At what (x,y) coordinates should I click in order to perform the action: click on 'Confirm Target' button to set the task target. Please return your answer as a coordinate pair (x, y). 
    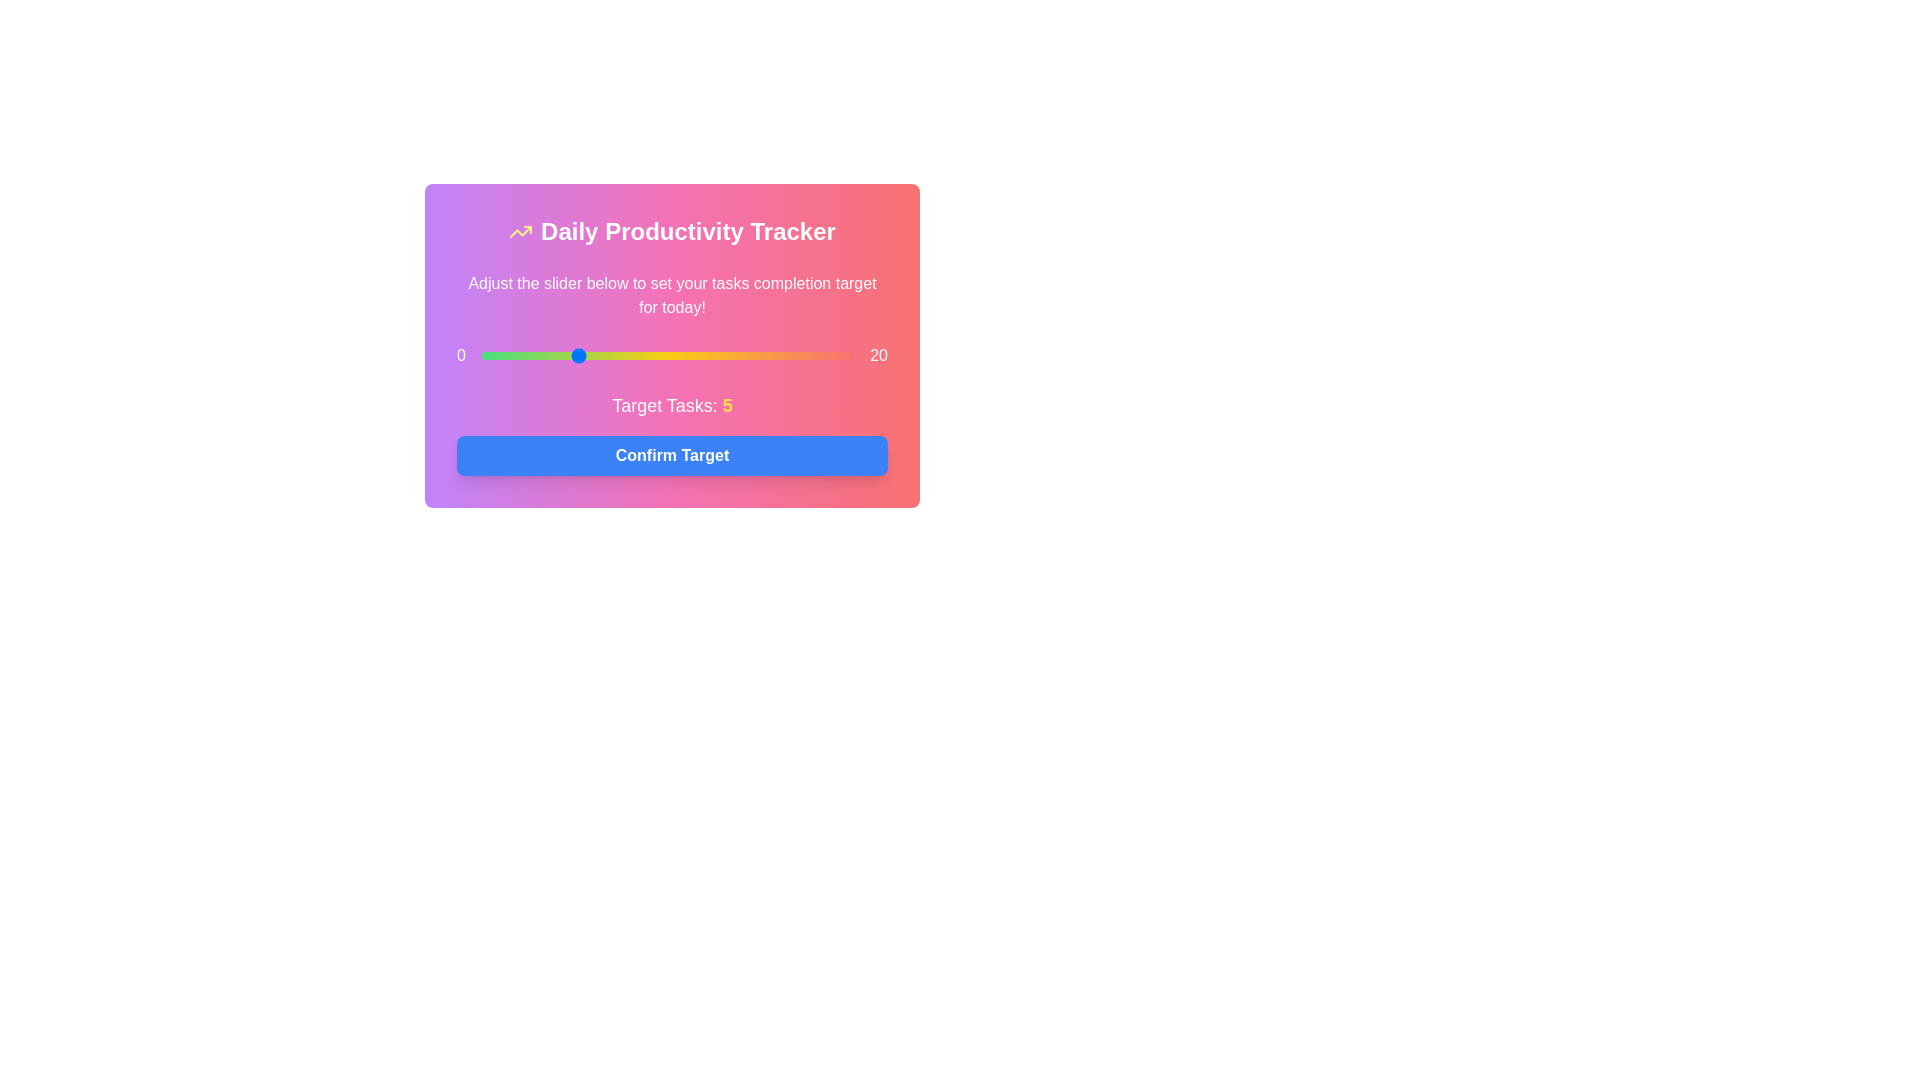
    Looking at the image, I should click on (672, 455).